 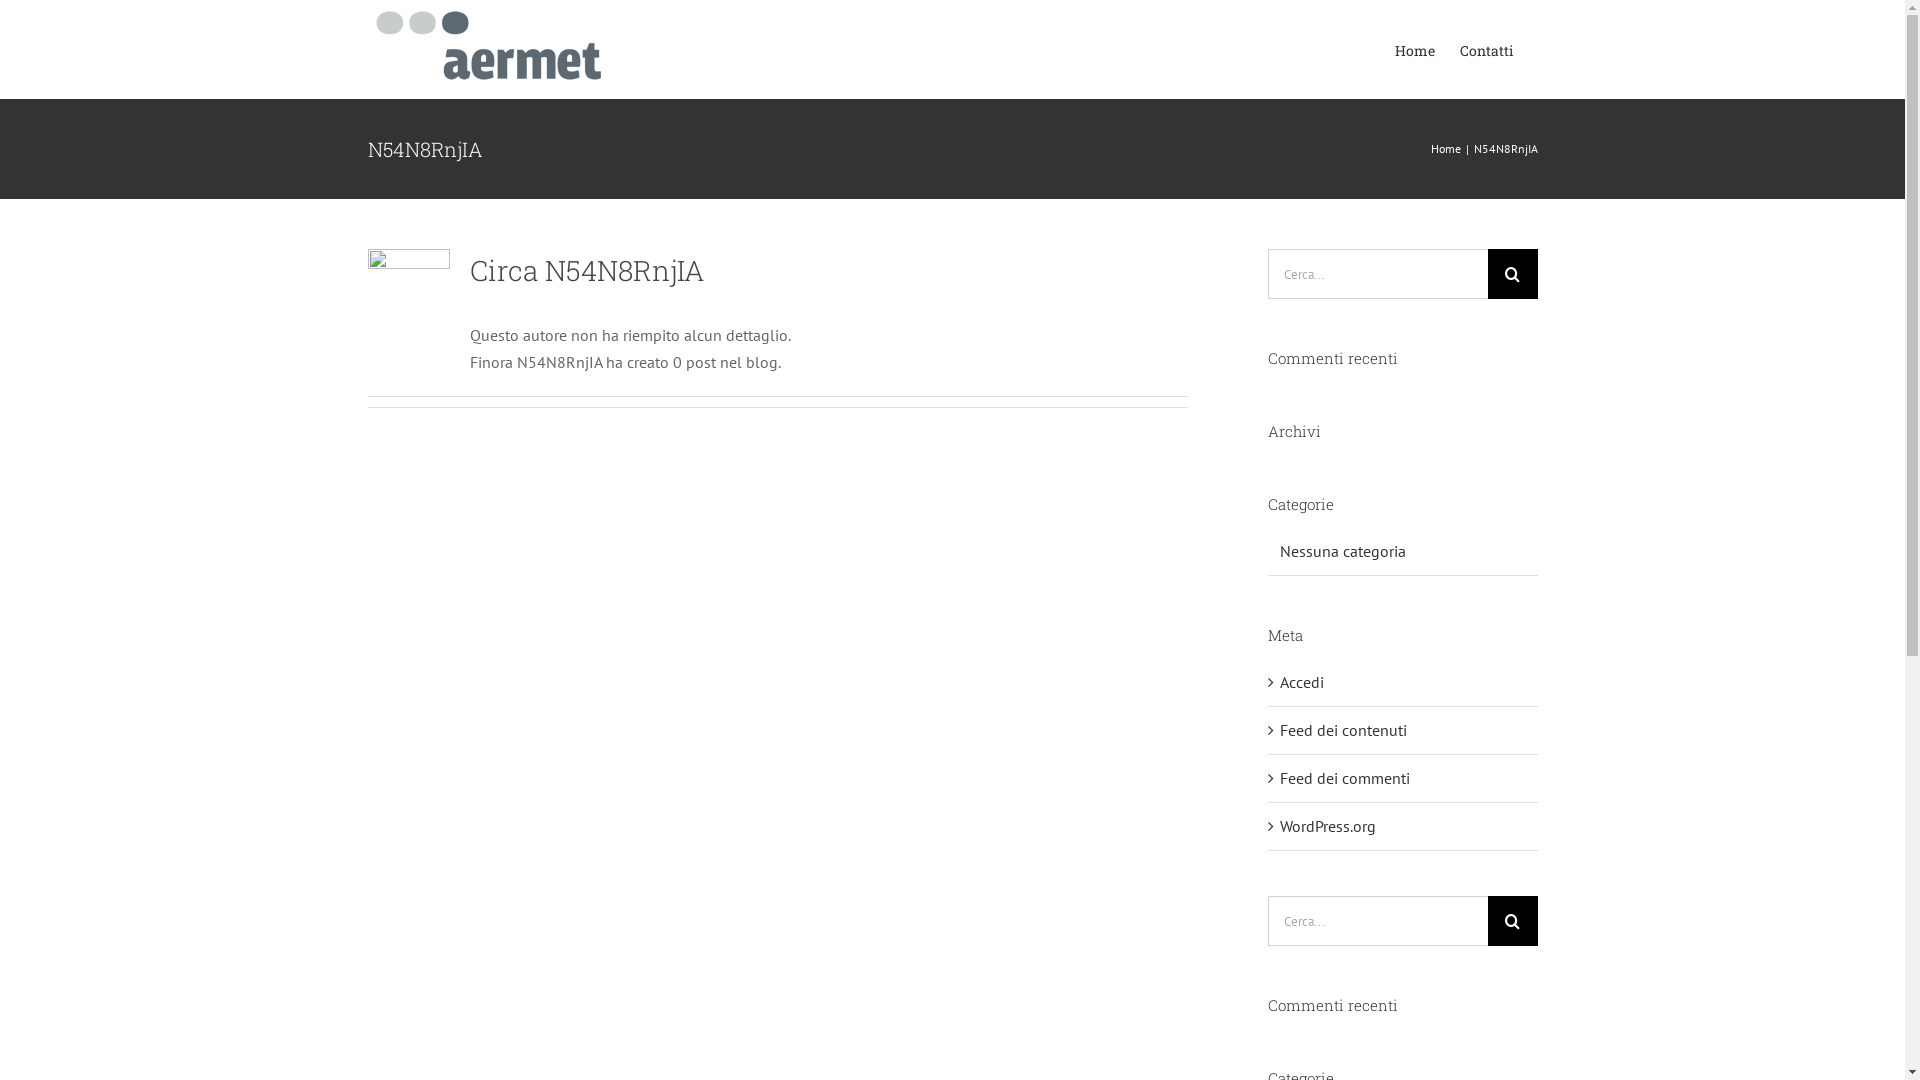 What do you see at coordinates (1343, 729) in the screenshot?
I see `'Feed dei contenuti'` at bounding box center [1343, 729].